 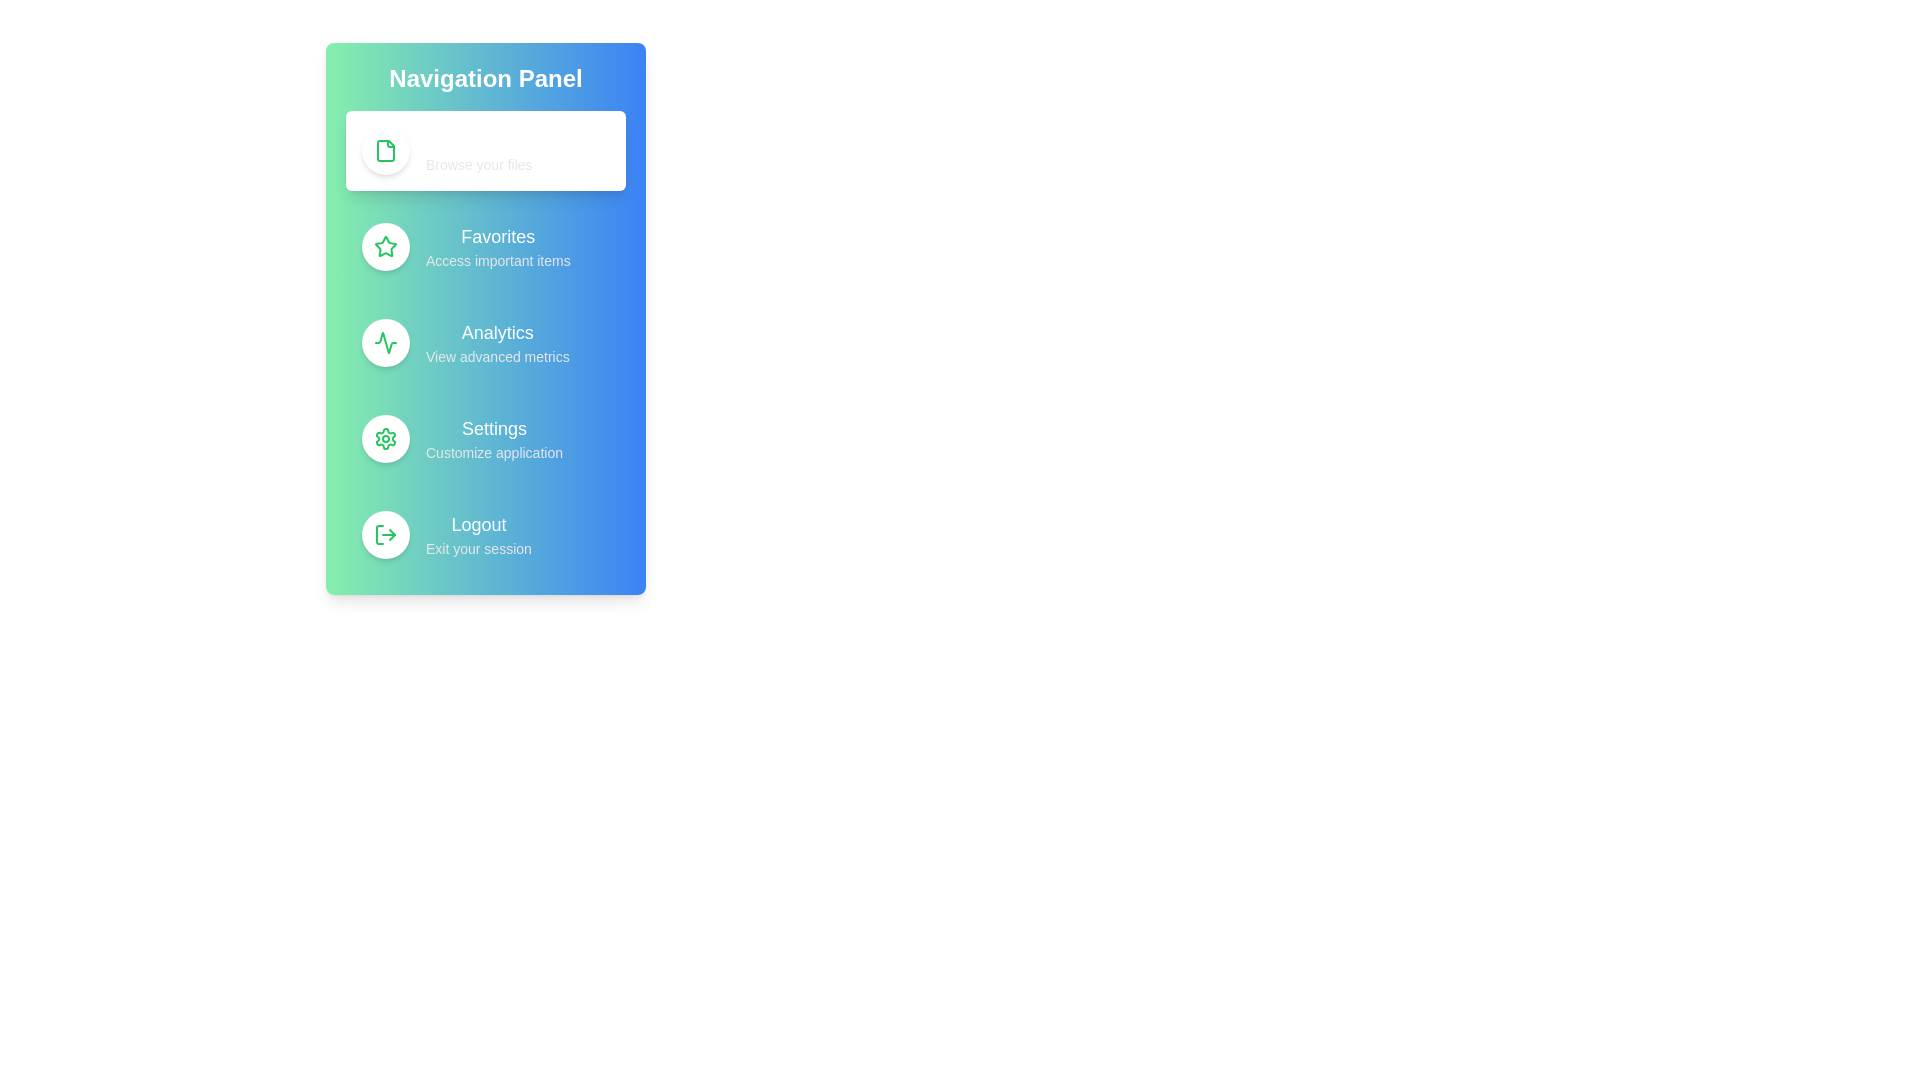 I want to click on the menu option Logout from the navigation menu, so click(x=485, y=534).